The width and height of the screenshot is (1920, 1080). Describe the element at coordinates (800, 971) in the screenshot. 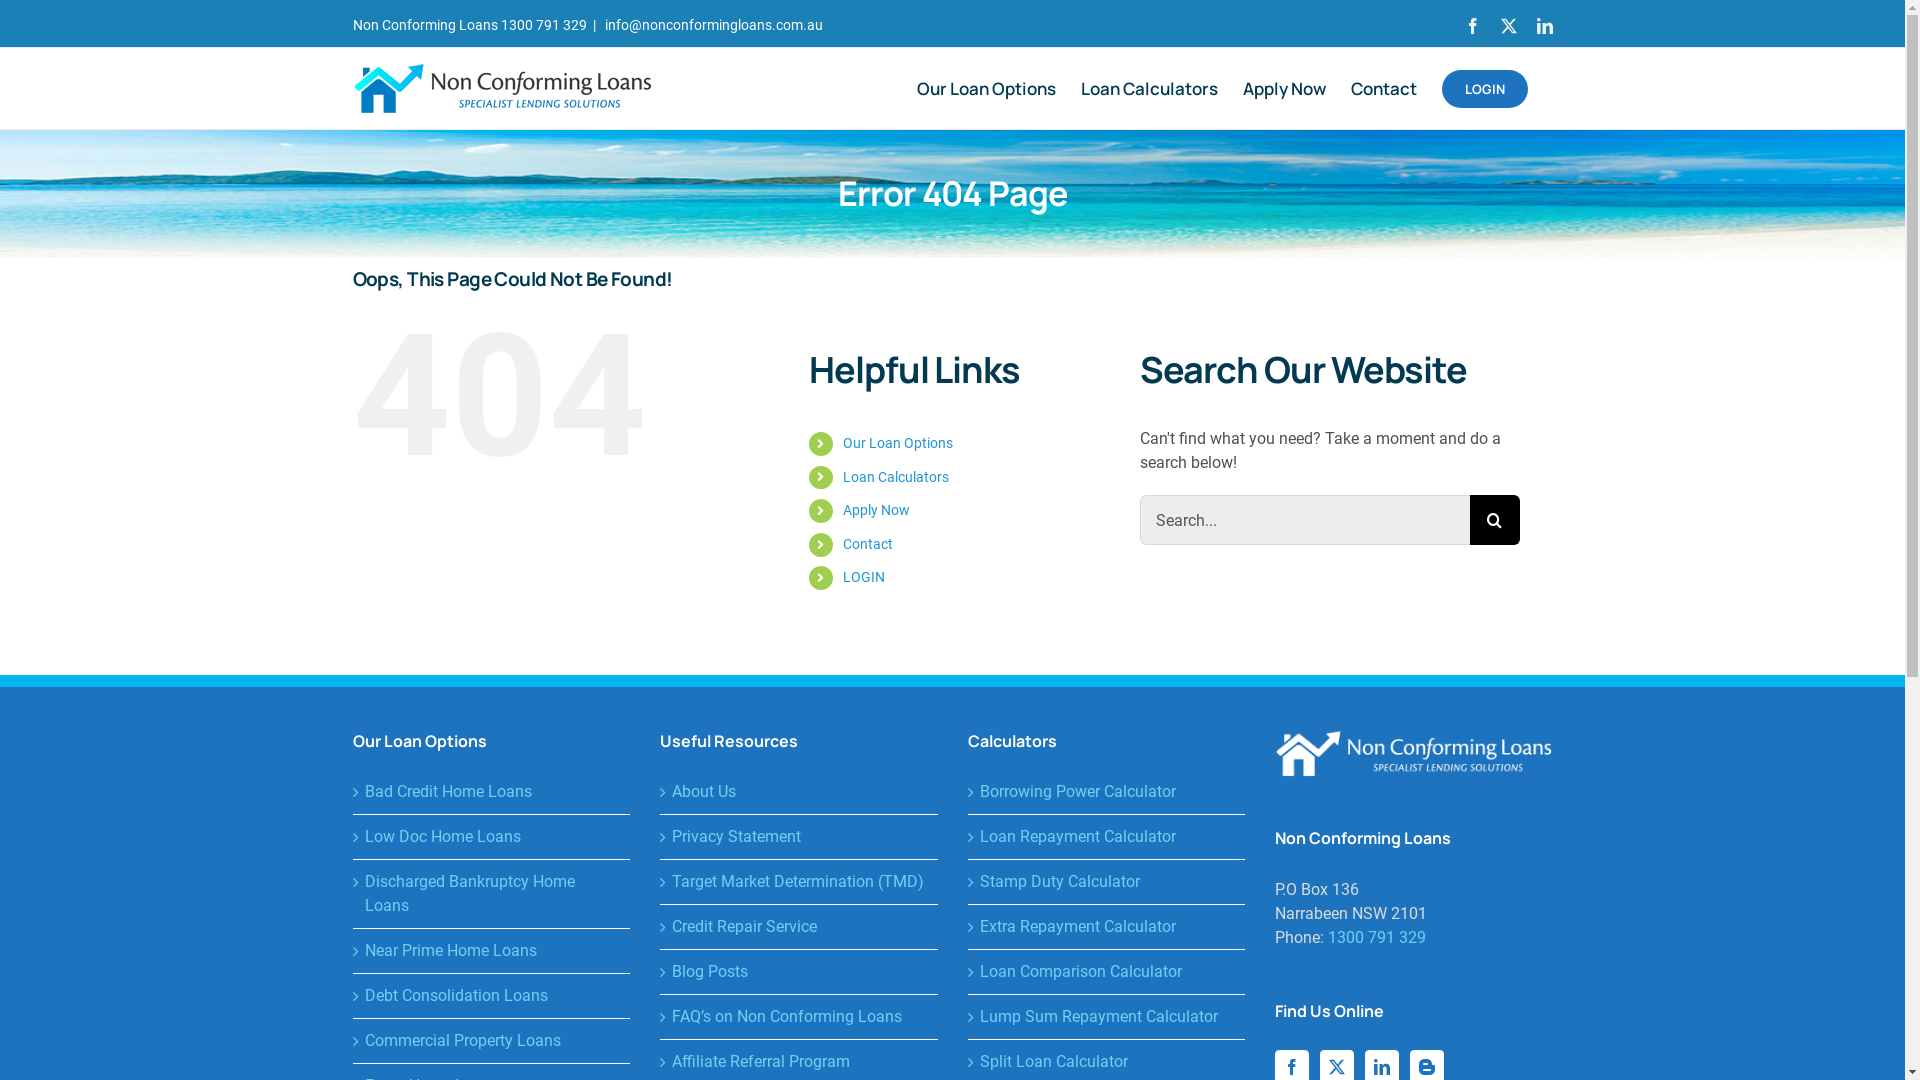

I see `'Blog Posts'` at that location.